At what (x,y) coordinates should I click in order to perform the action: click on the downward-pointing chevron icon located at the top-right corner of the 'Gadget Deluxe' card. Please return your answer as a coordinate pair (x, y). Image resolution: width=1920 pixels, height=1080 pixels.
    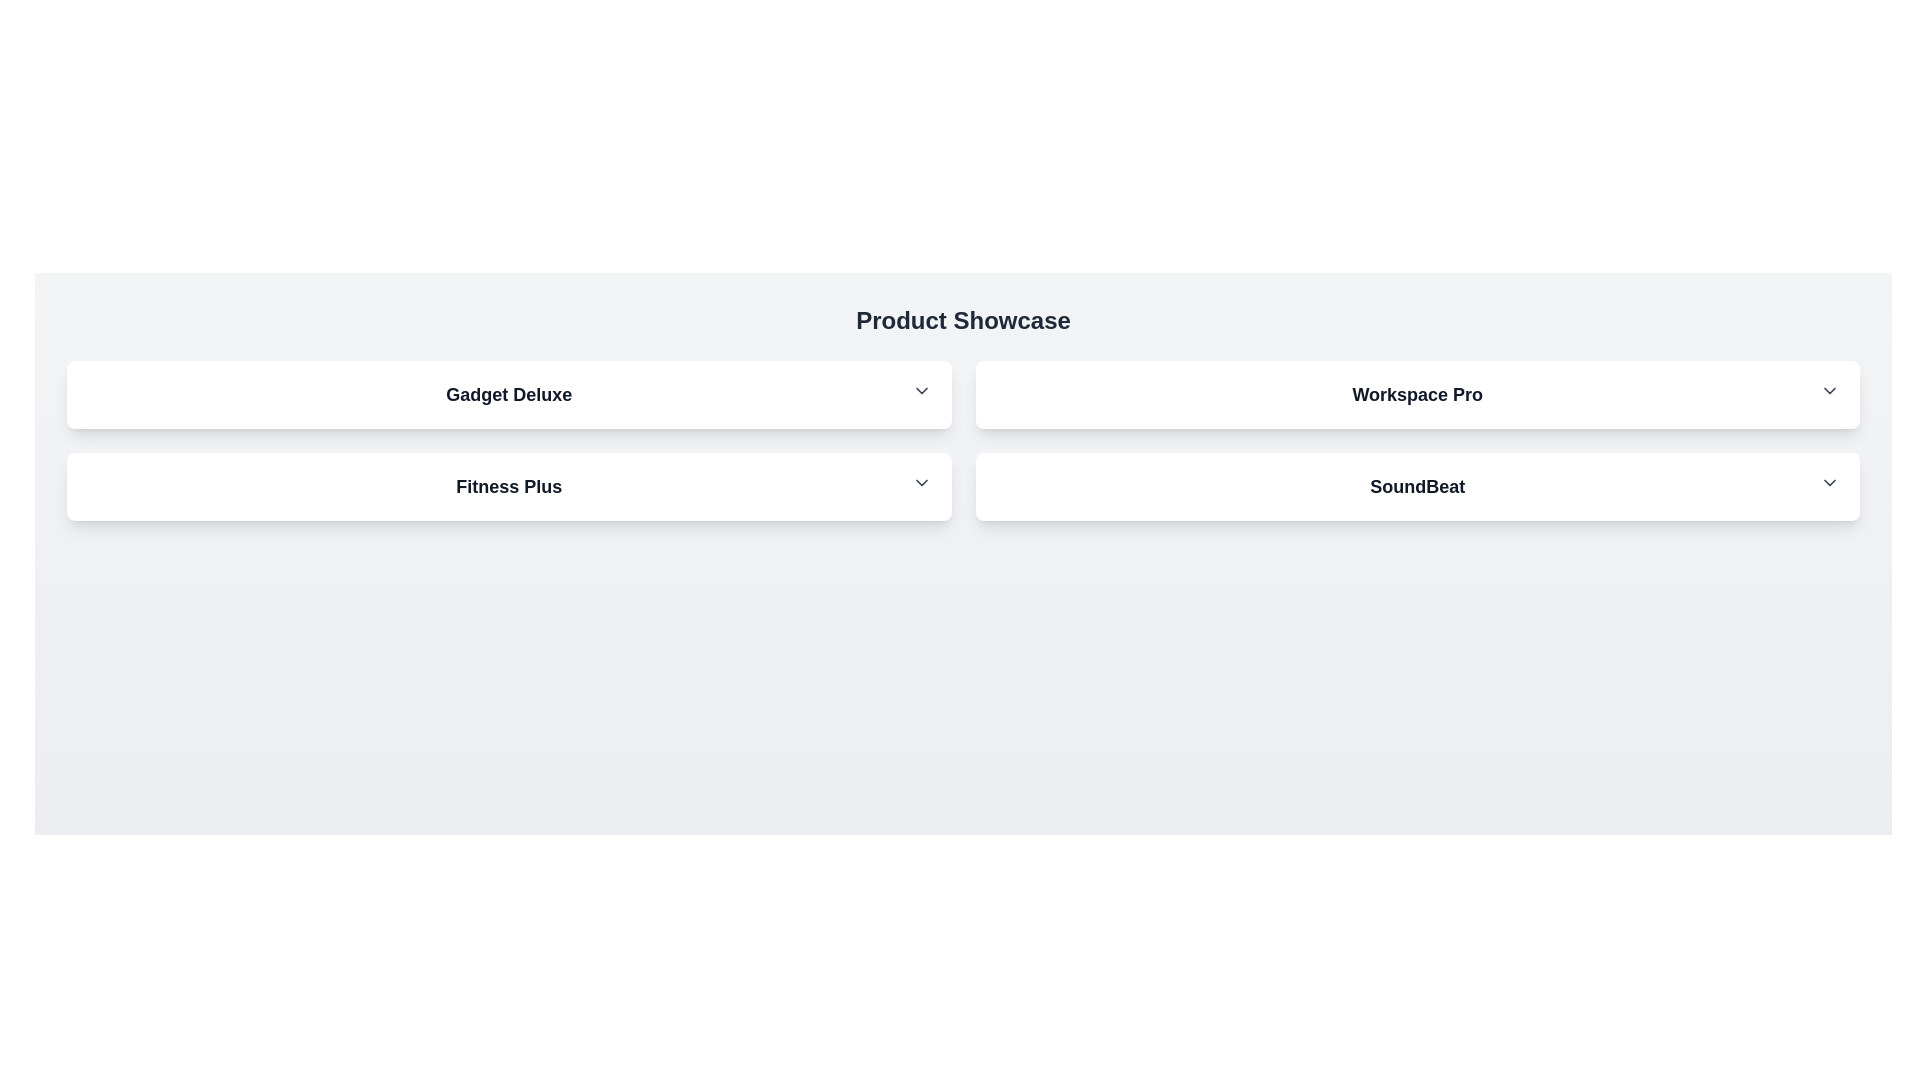
    Looking at the image, I should click on (920, 390).